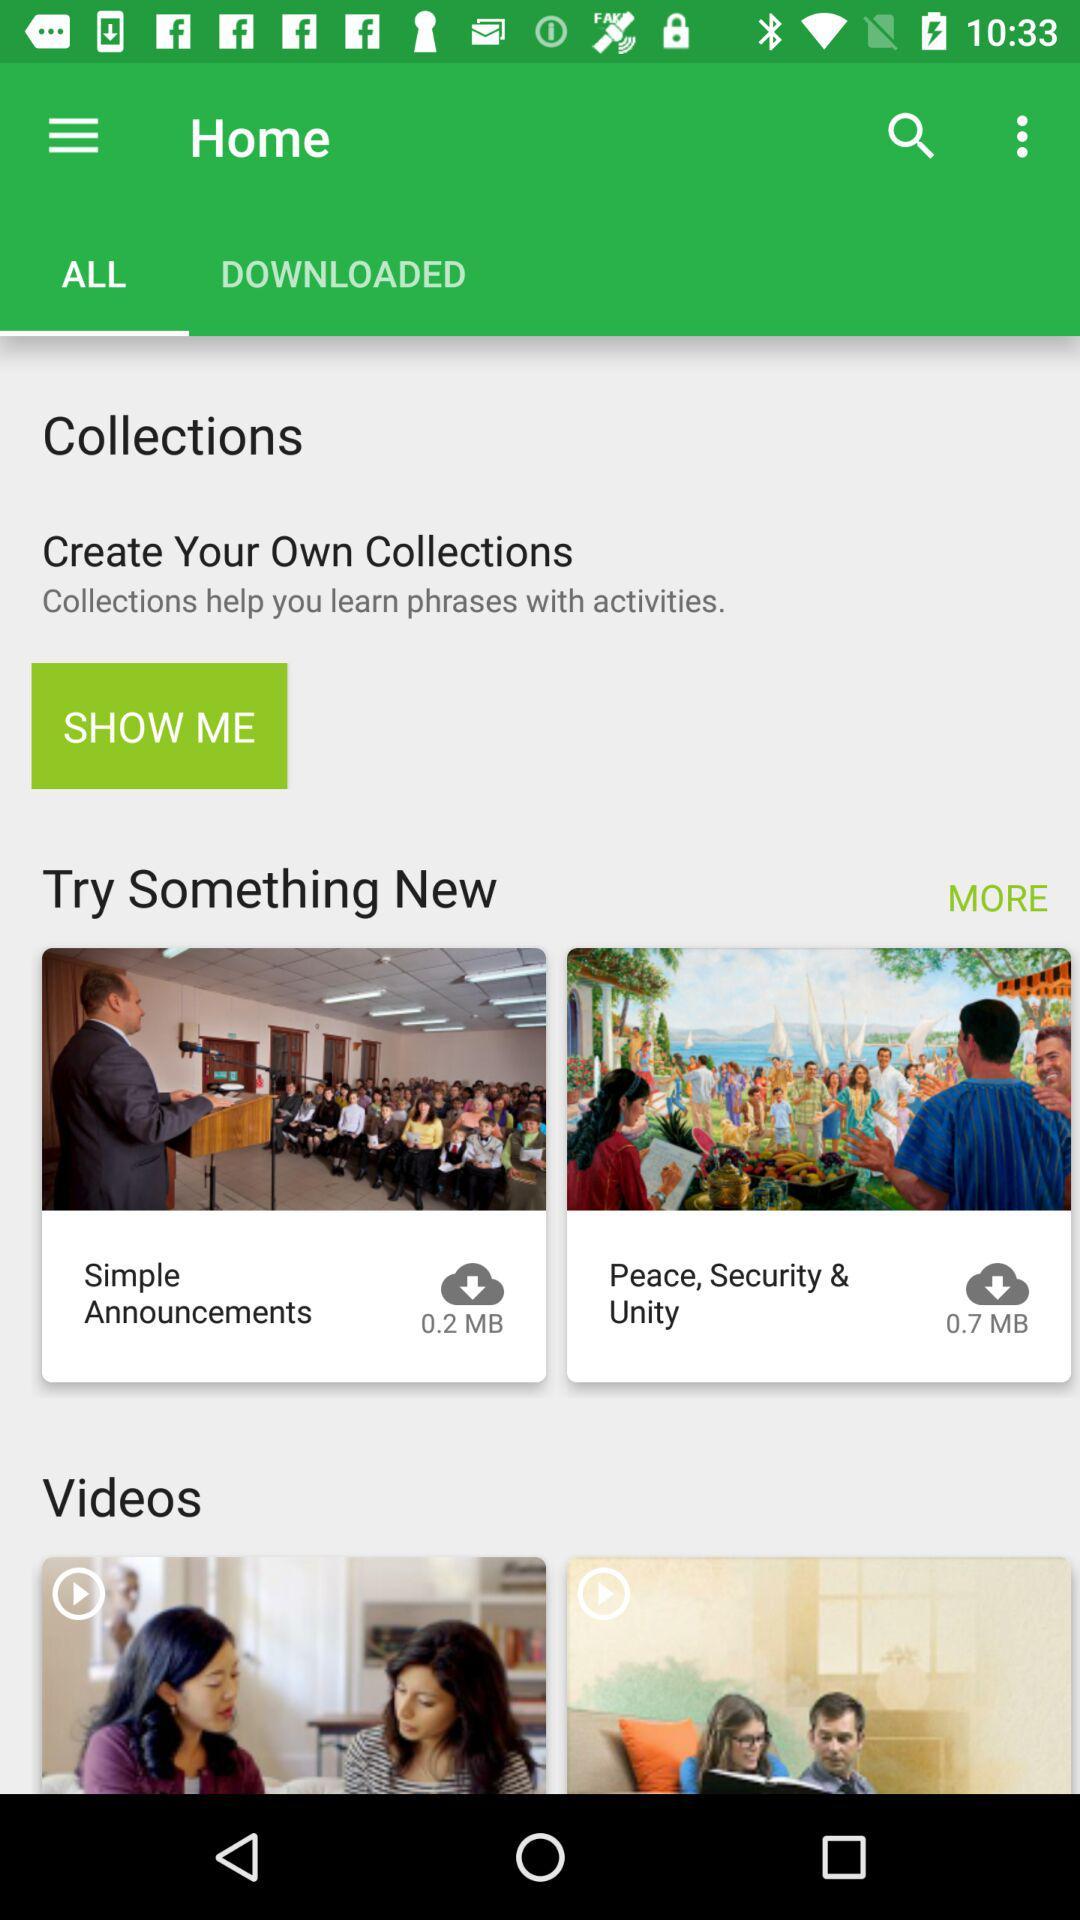 This screenshot has height=1920, width=1080. I want to click on the video, so click(818, 1675).